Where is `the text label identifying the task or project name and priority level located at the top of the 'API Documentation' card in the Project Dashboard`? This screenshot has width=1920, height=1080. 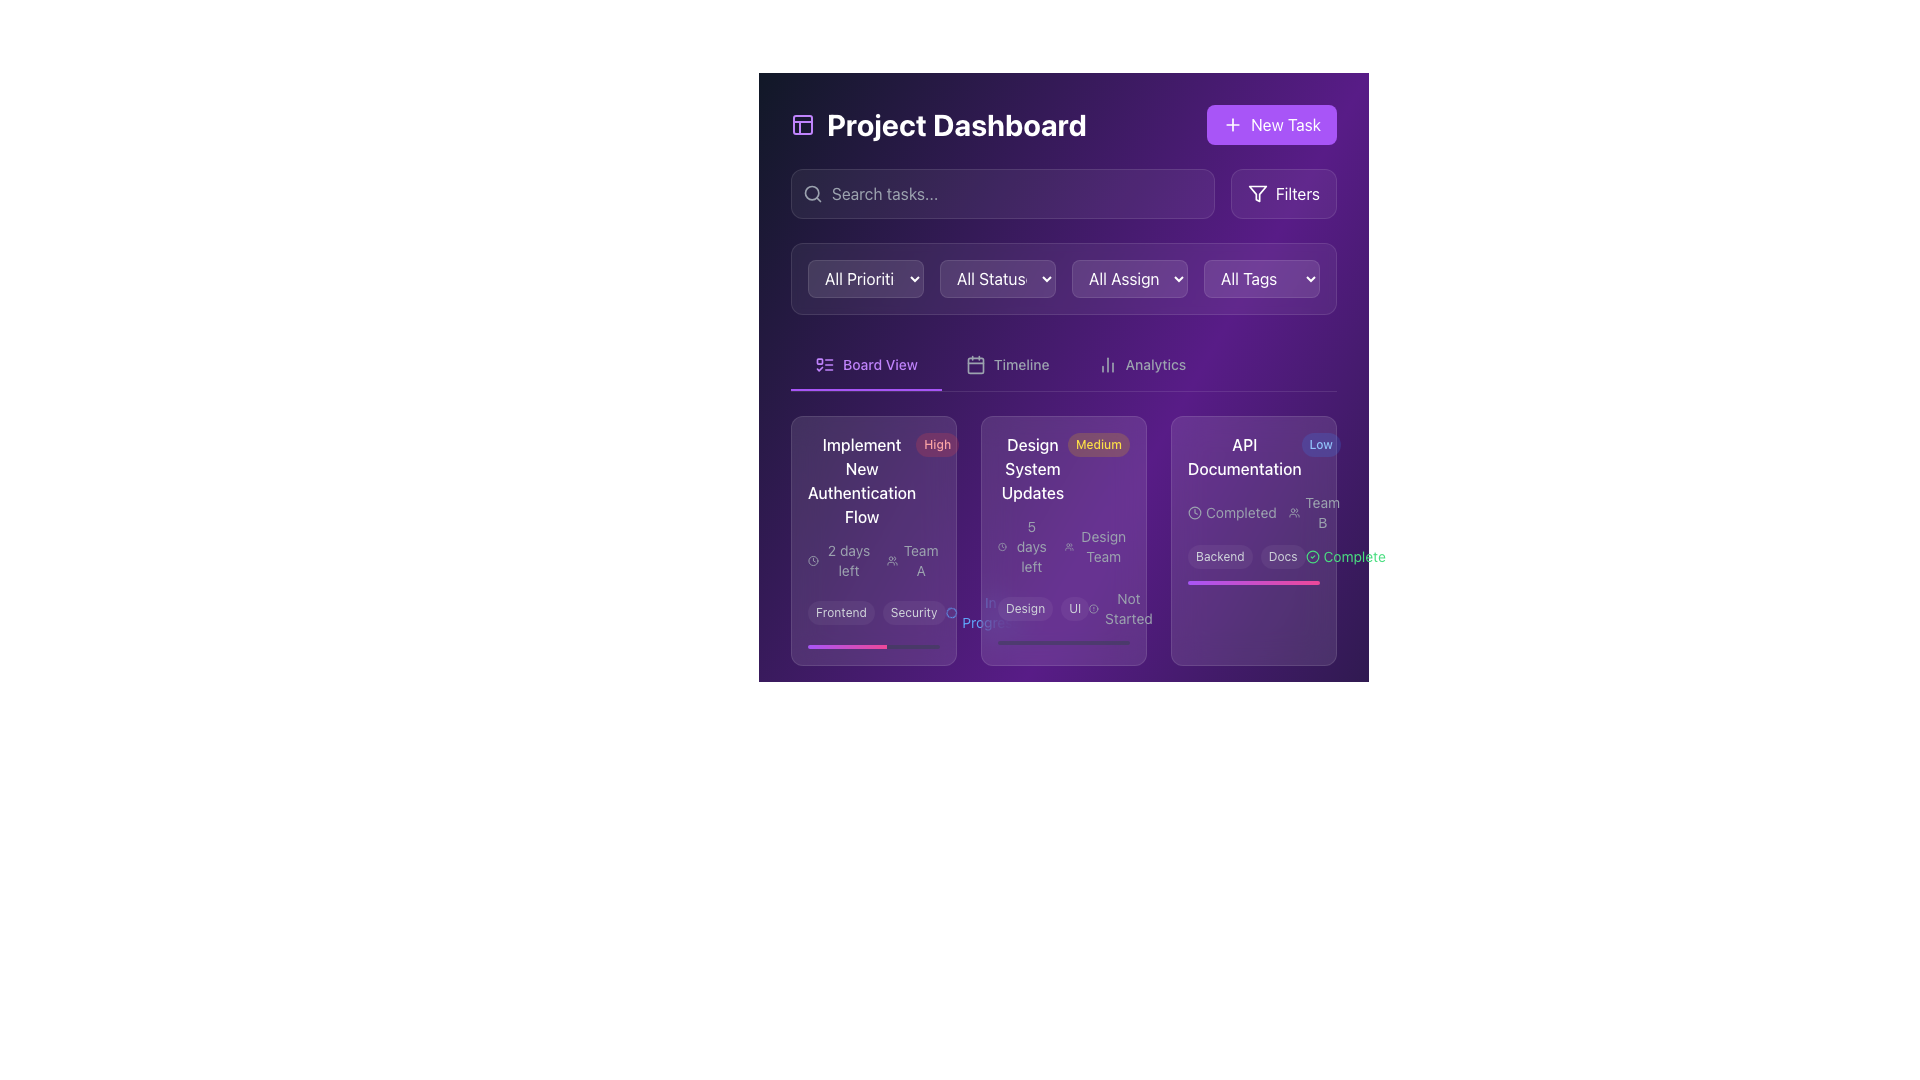 the text label identifying the task or project name and priority level located at the top of the 'API Documentation' card in the Project Dashboard is located at coordinates (1252, 456).